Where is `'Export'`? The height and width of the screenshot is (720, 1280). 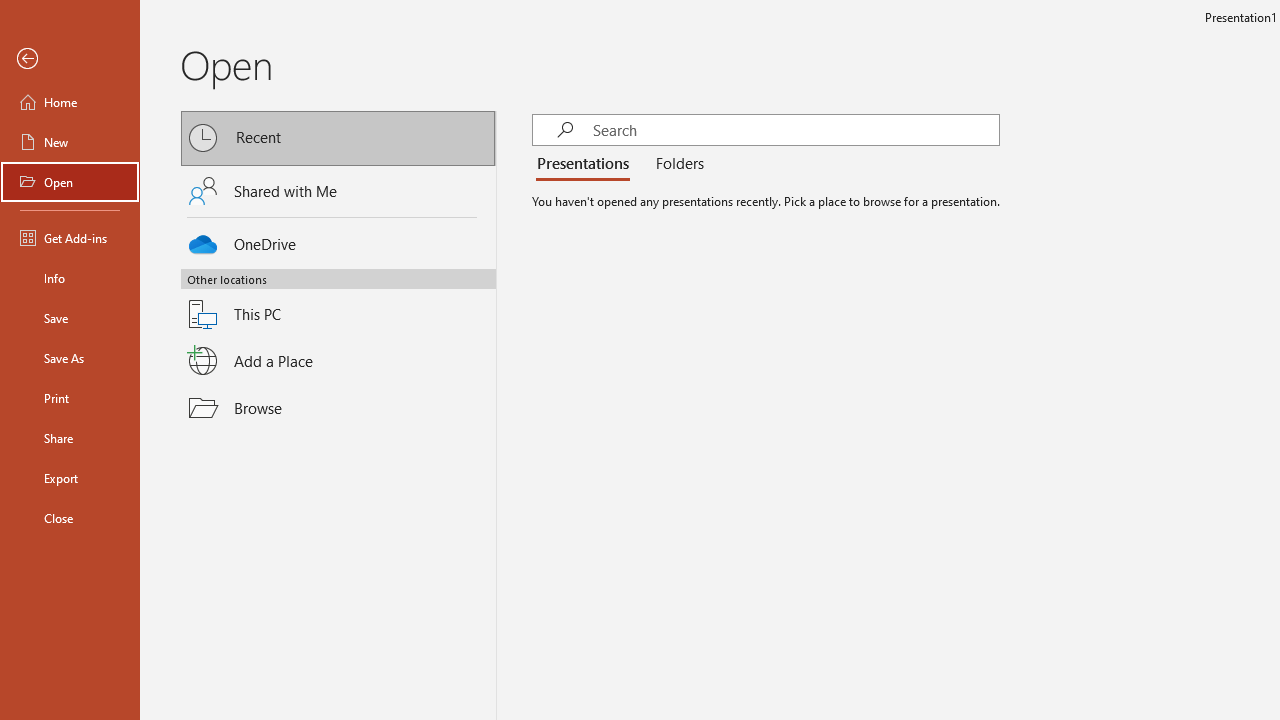 'Export' is located at coordinates (69, 478).